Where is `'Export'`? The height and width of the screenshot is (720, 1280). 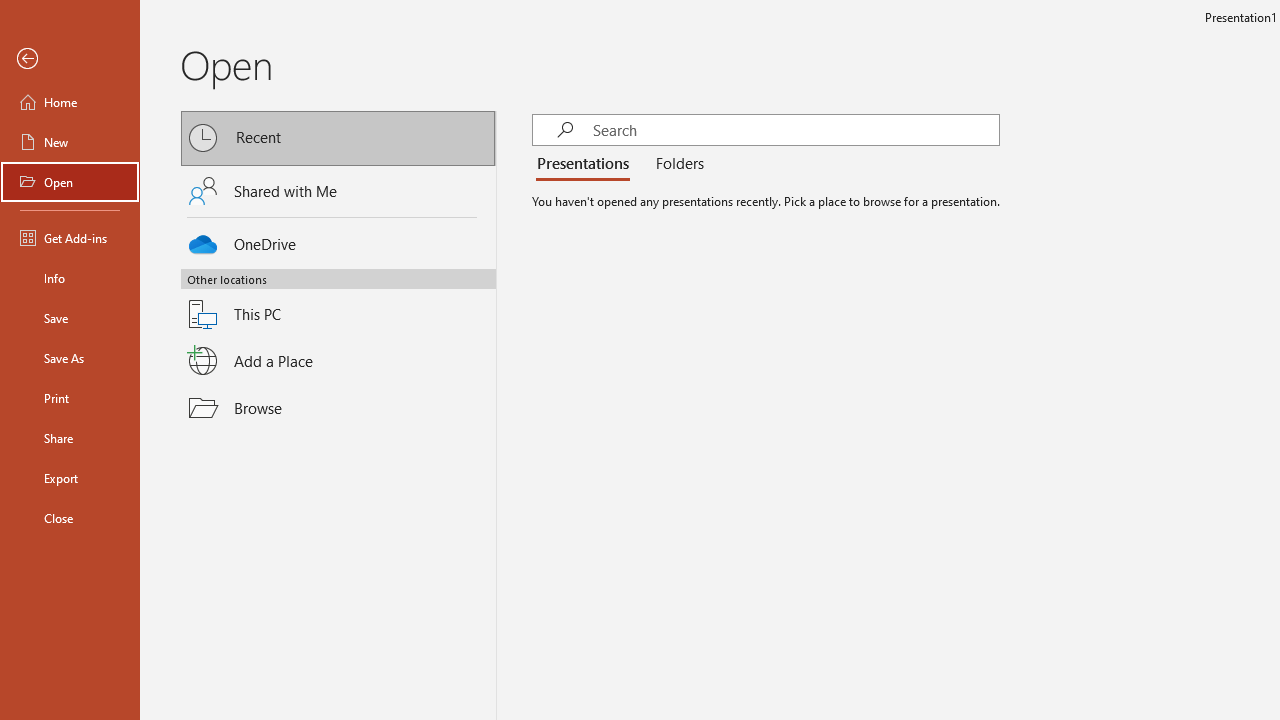 'Export' is located at coordinates (69, 478).